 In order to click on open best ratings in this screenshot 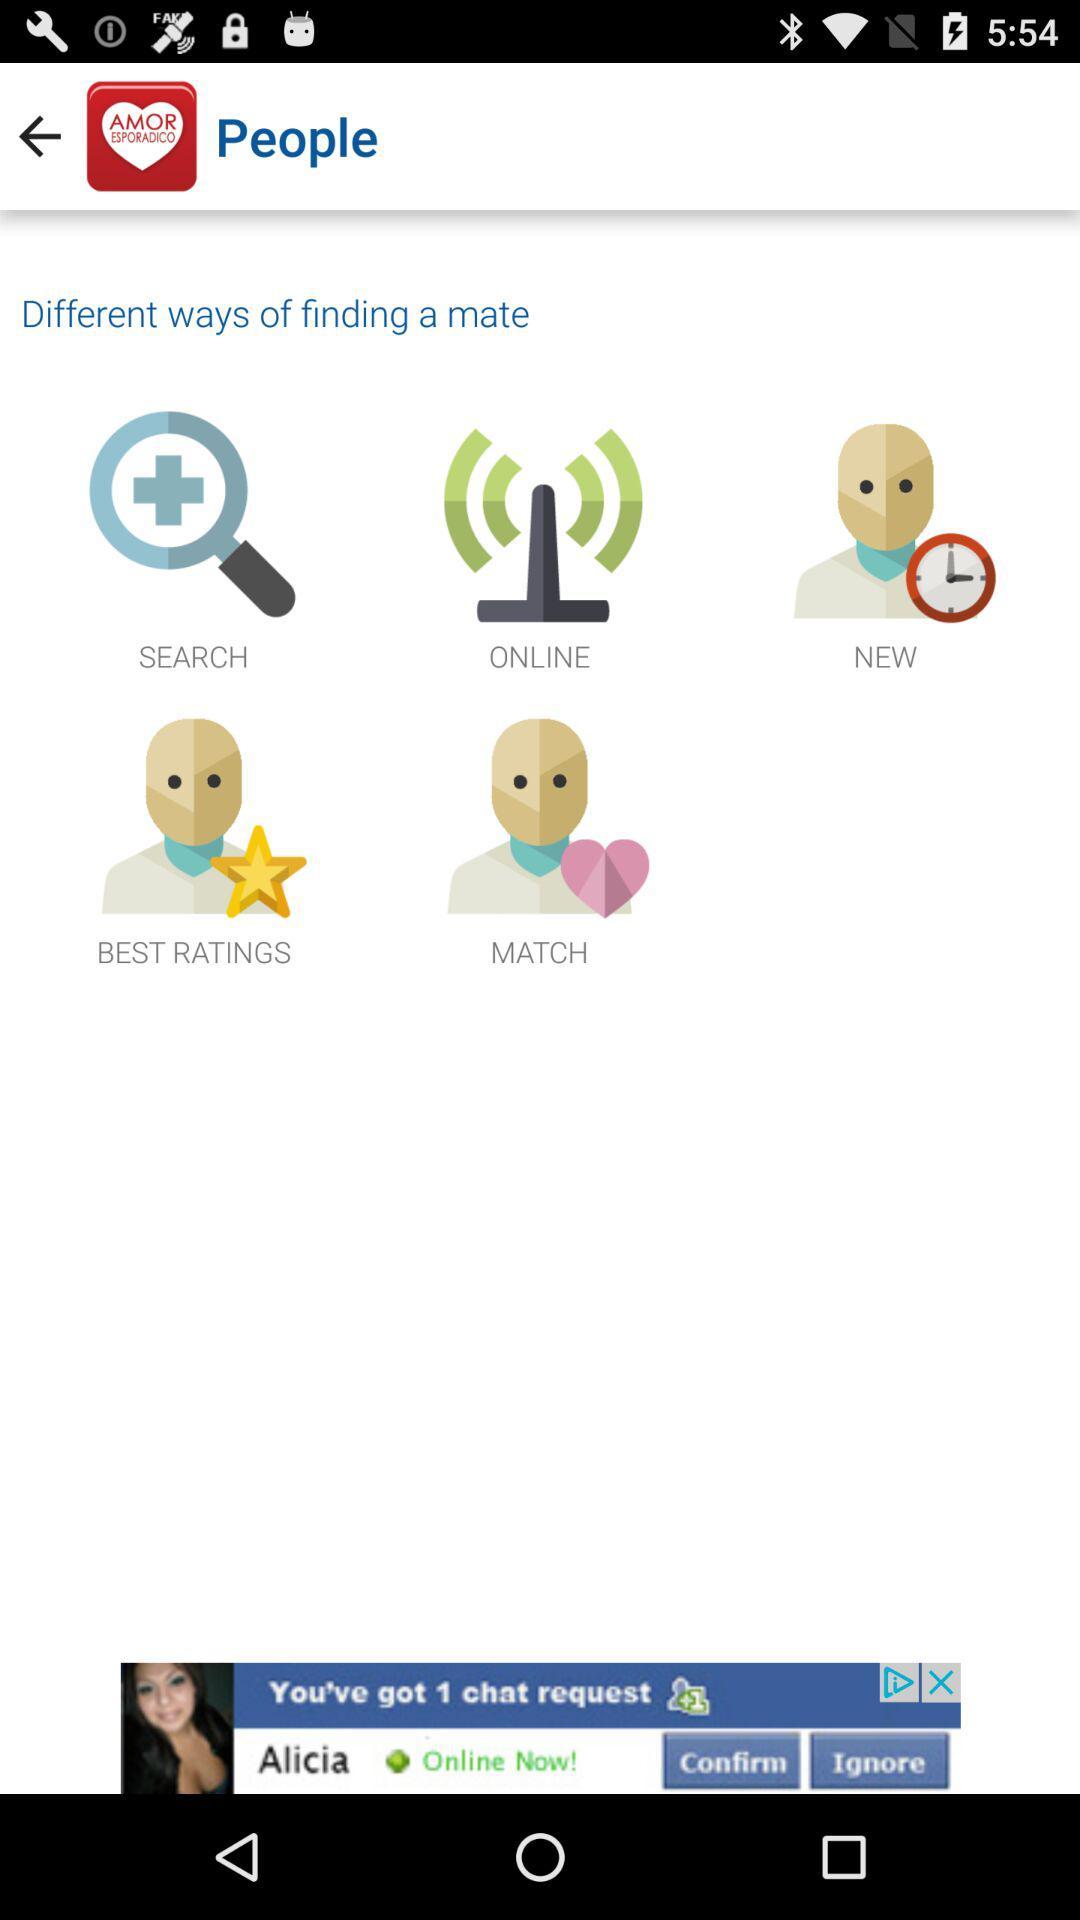, I will do `click(193, 836)`.